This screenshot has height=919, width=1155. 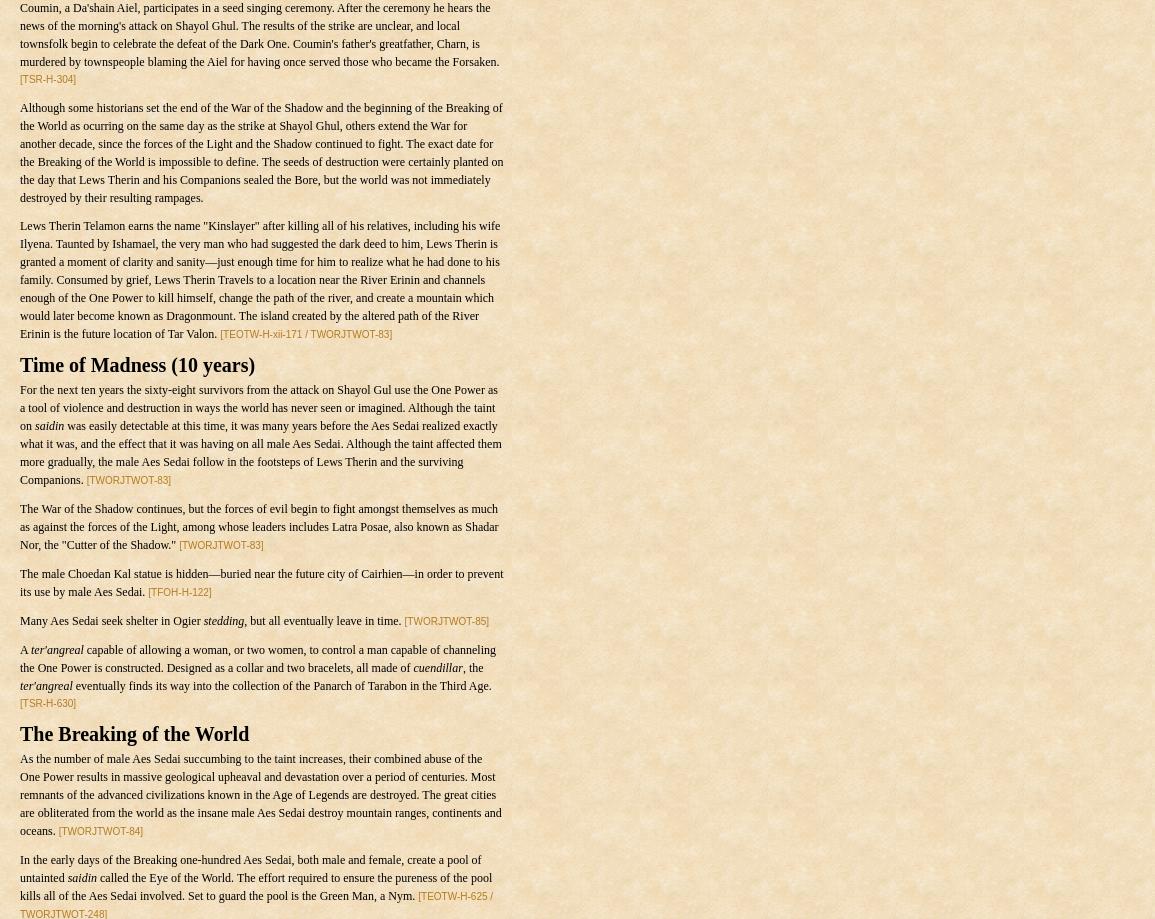 I want to click on 'Many Aes Sedai seek shelter in Ogier', so click(x=111, y=620).